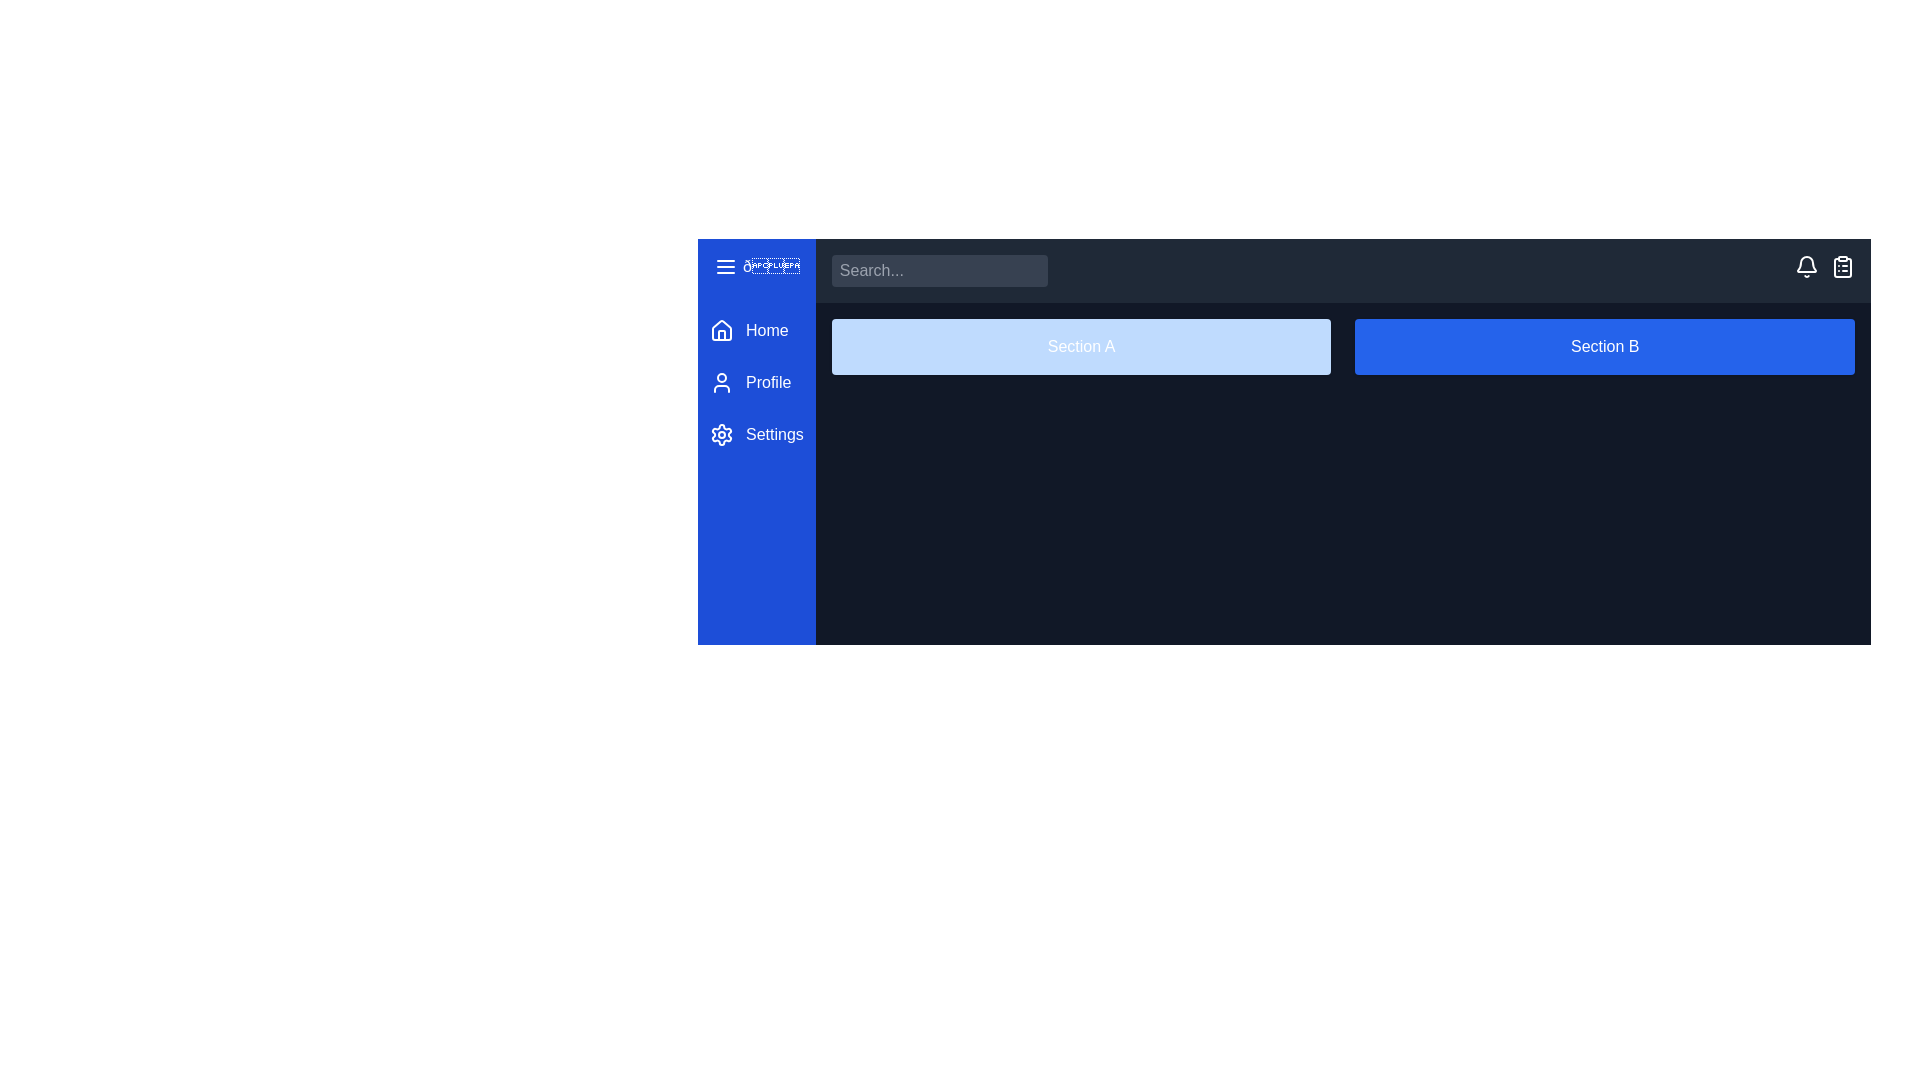 The height and width of the screenshot is (1080, 1920). What do you see at coordinates (755, 382) in the screenshot?
I see `the 'Profile' button in the vertical navigation bar` at bounding box center [755, 382].